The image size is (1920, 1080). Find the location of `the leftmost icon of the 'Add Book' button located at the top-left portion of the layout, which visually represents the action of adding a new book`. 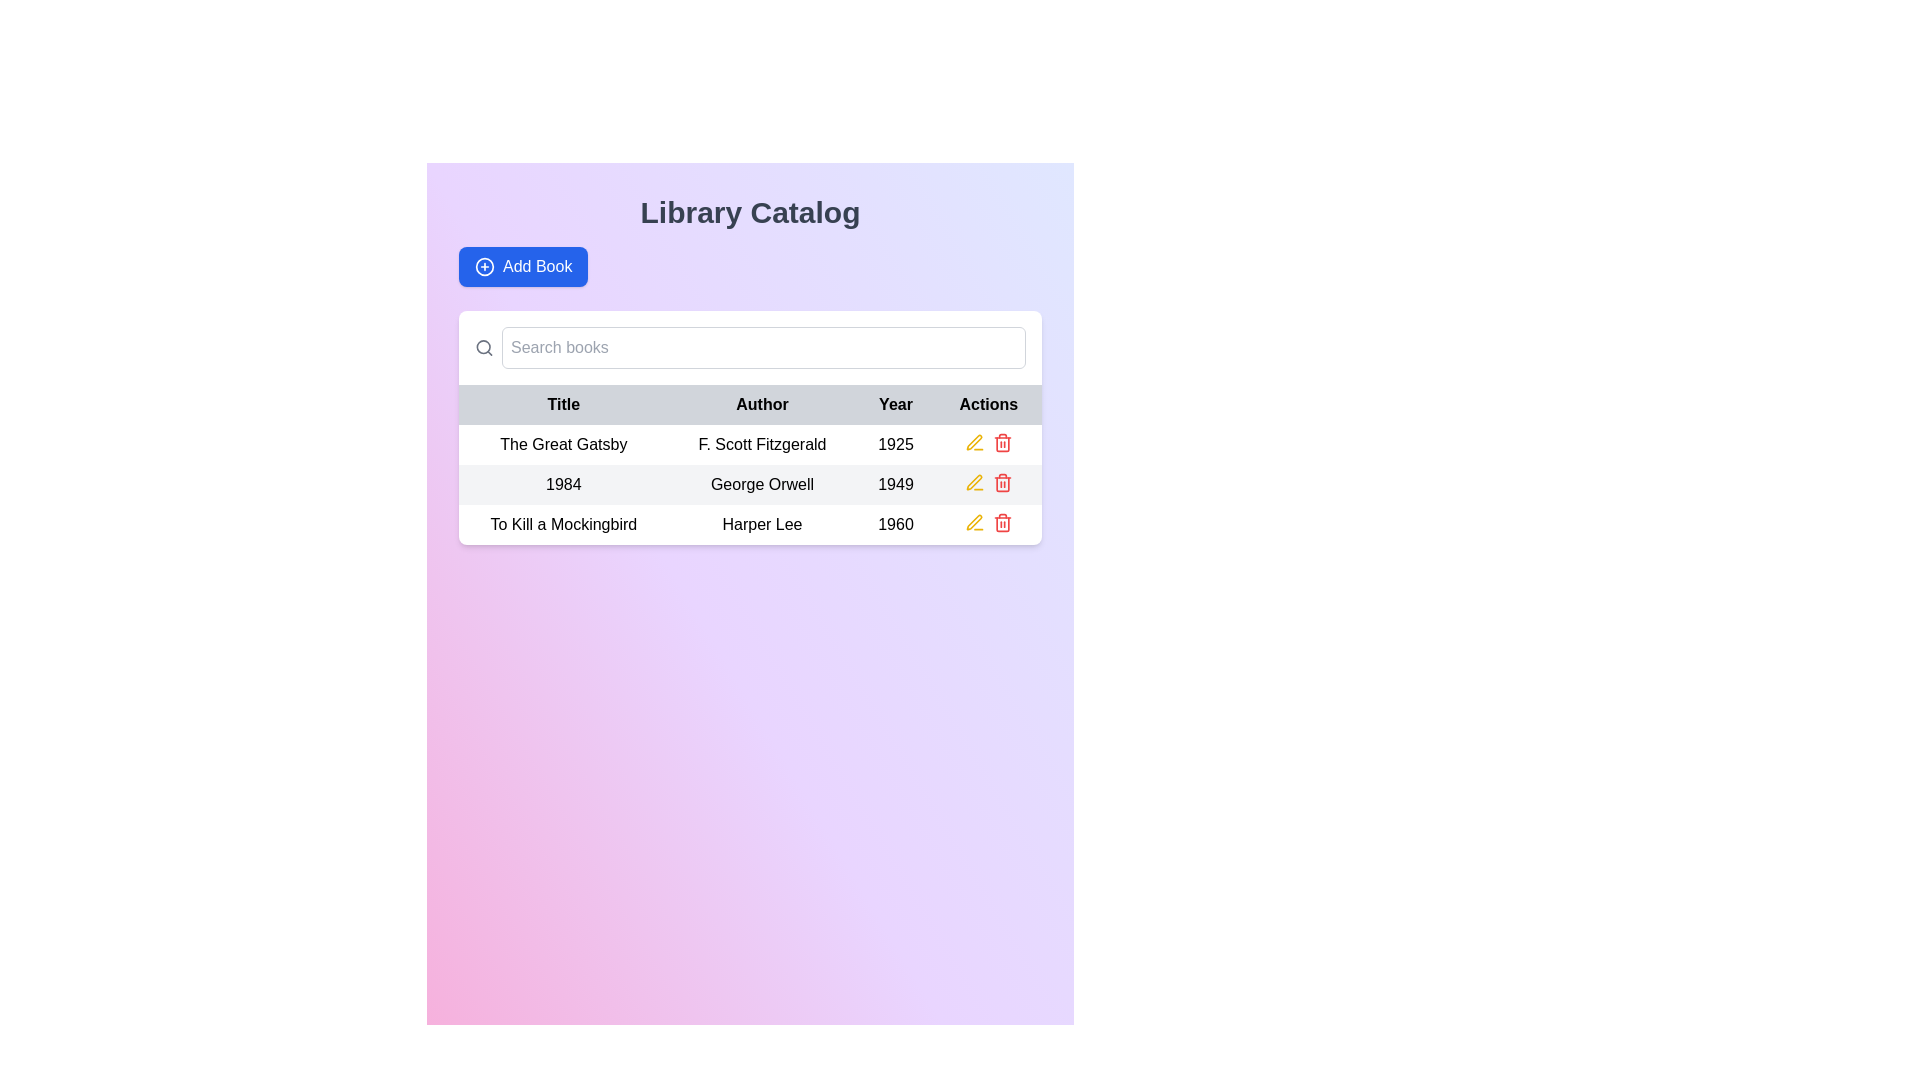

the leftmost icon of the 'Add Book' button located at the top-left portion of the layout, which visually represents the action of adding a new book is located at coordinates (484, 265).